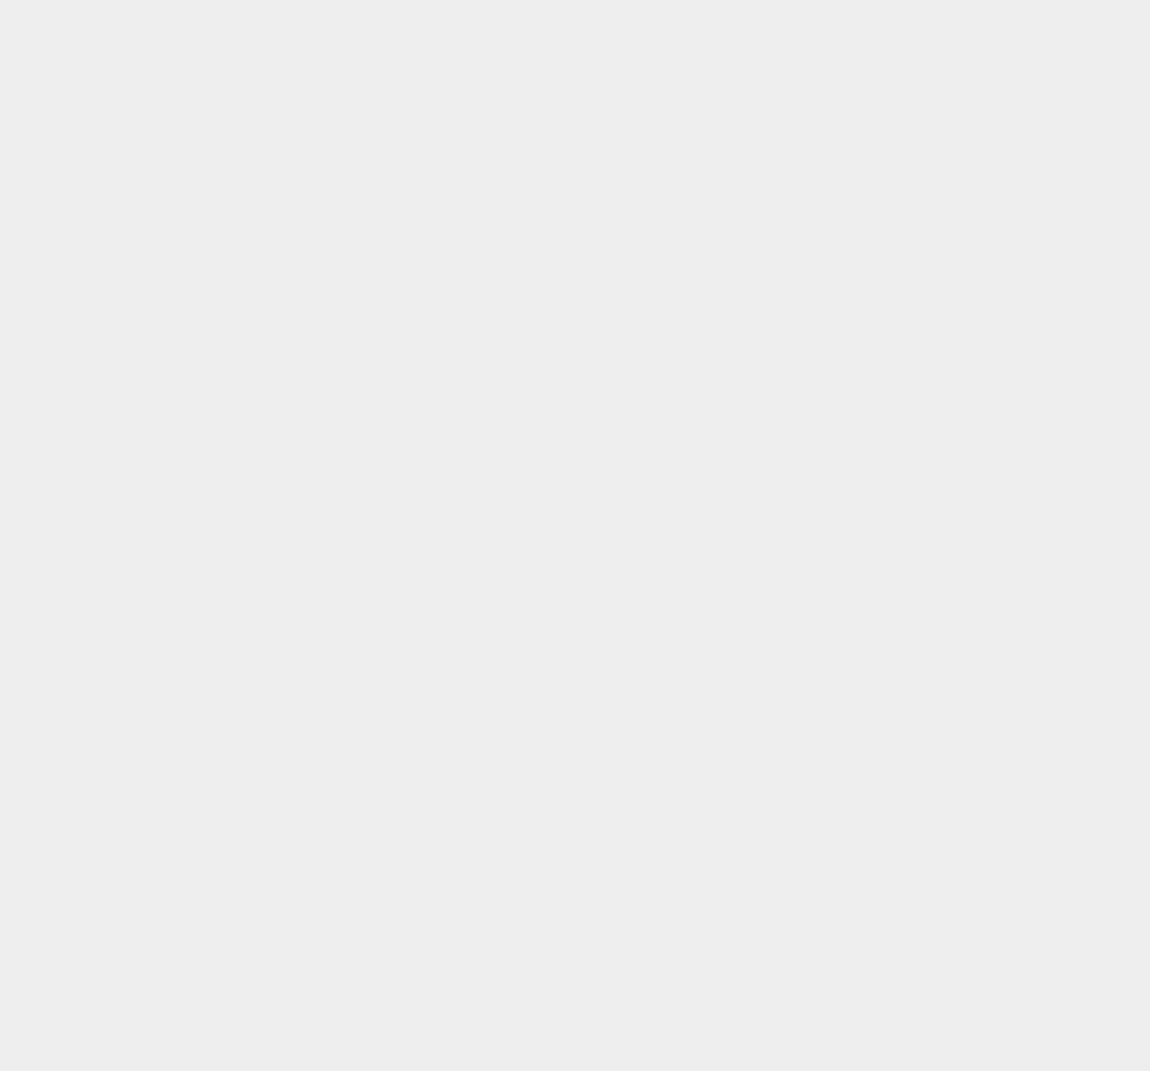 This screenshot has height=1071, width=1150. What do you see at coordinates (853, 653) in the screenshot?
I see `'PlayStation 4'` at bounding box center [853, 653].